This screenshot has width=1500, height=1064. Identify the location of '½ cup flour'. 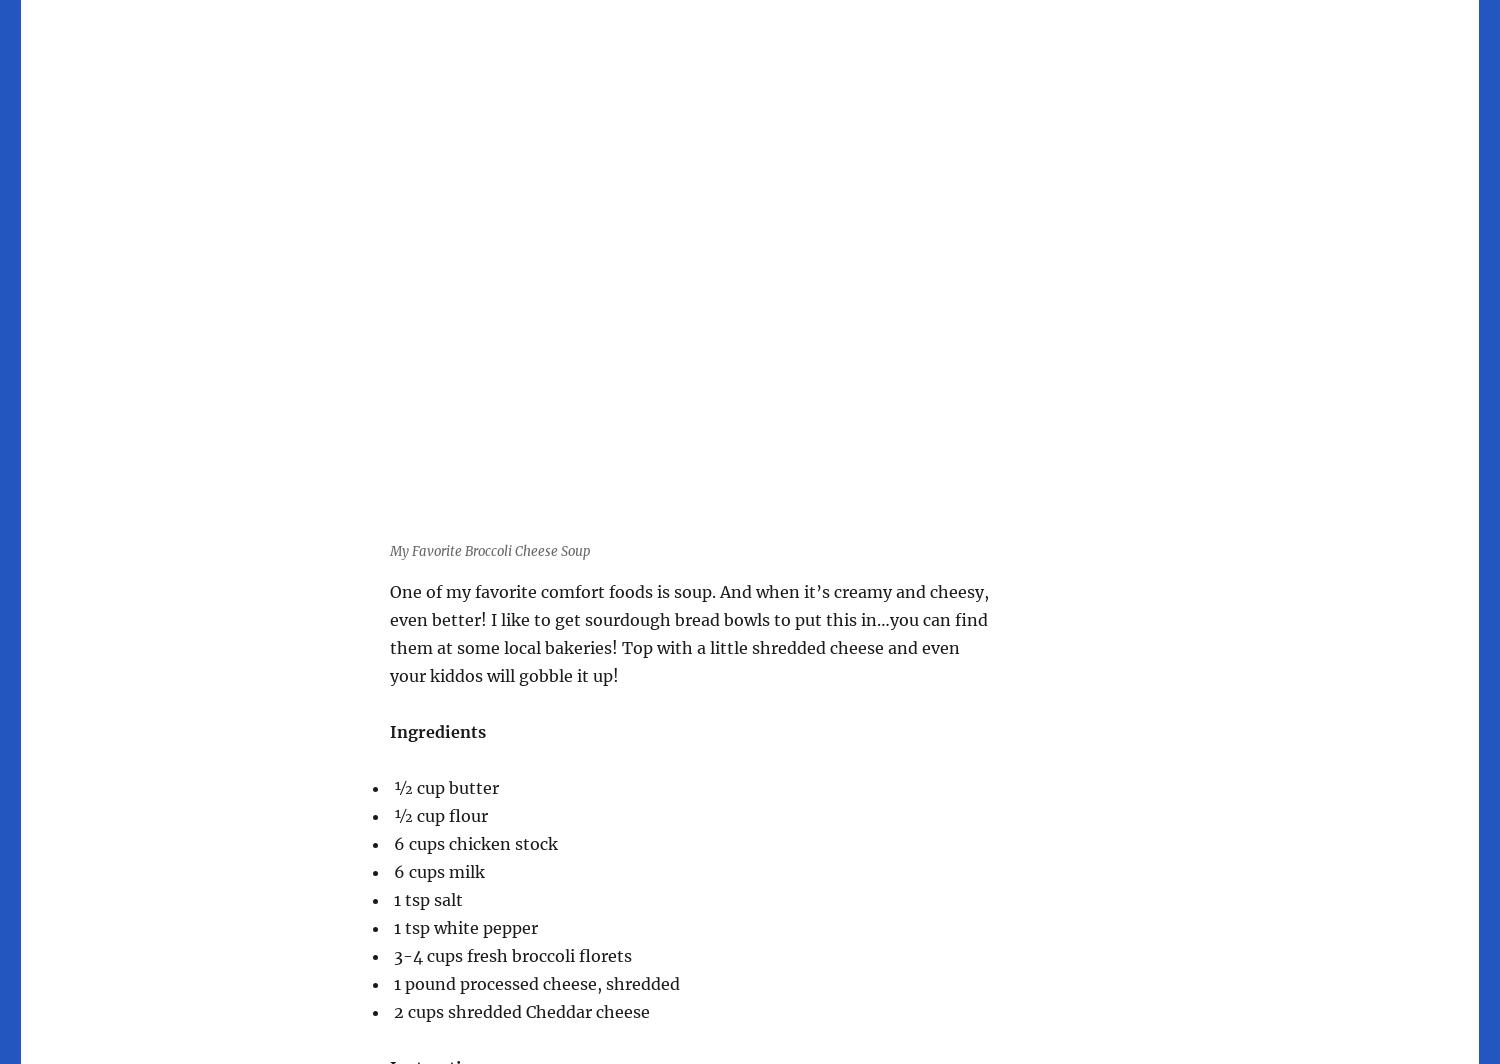
(390, 815).